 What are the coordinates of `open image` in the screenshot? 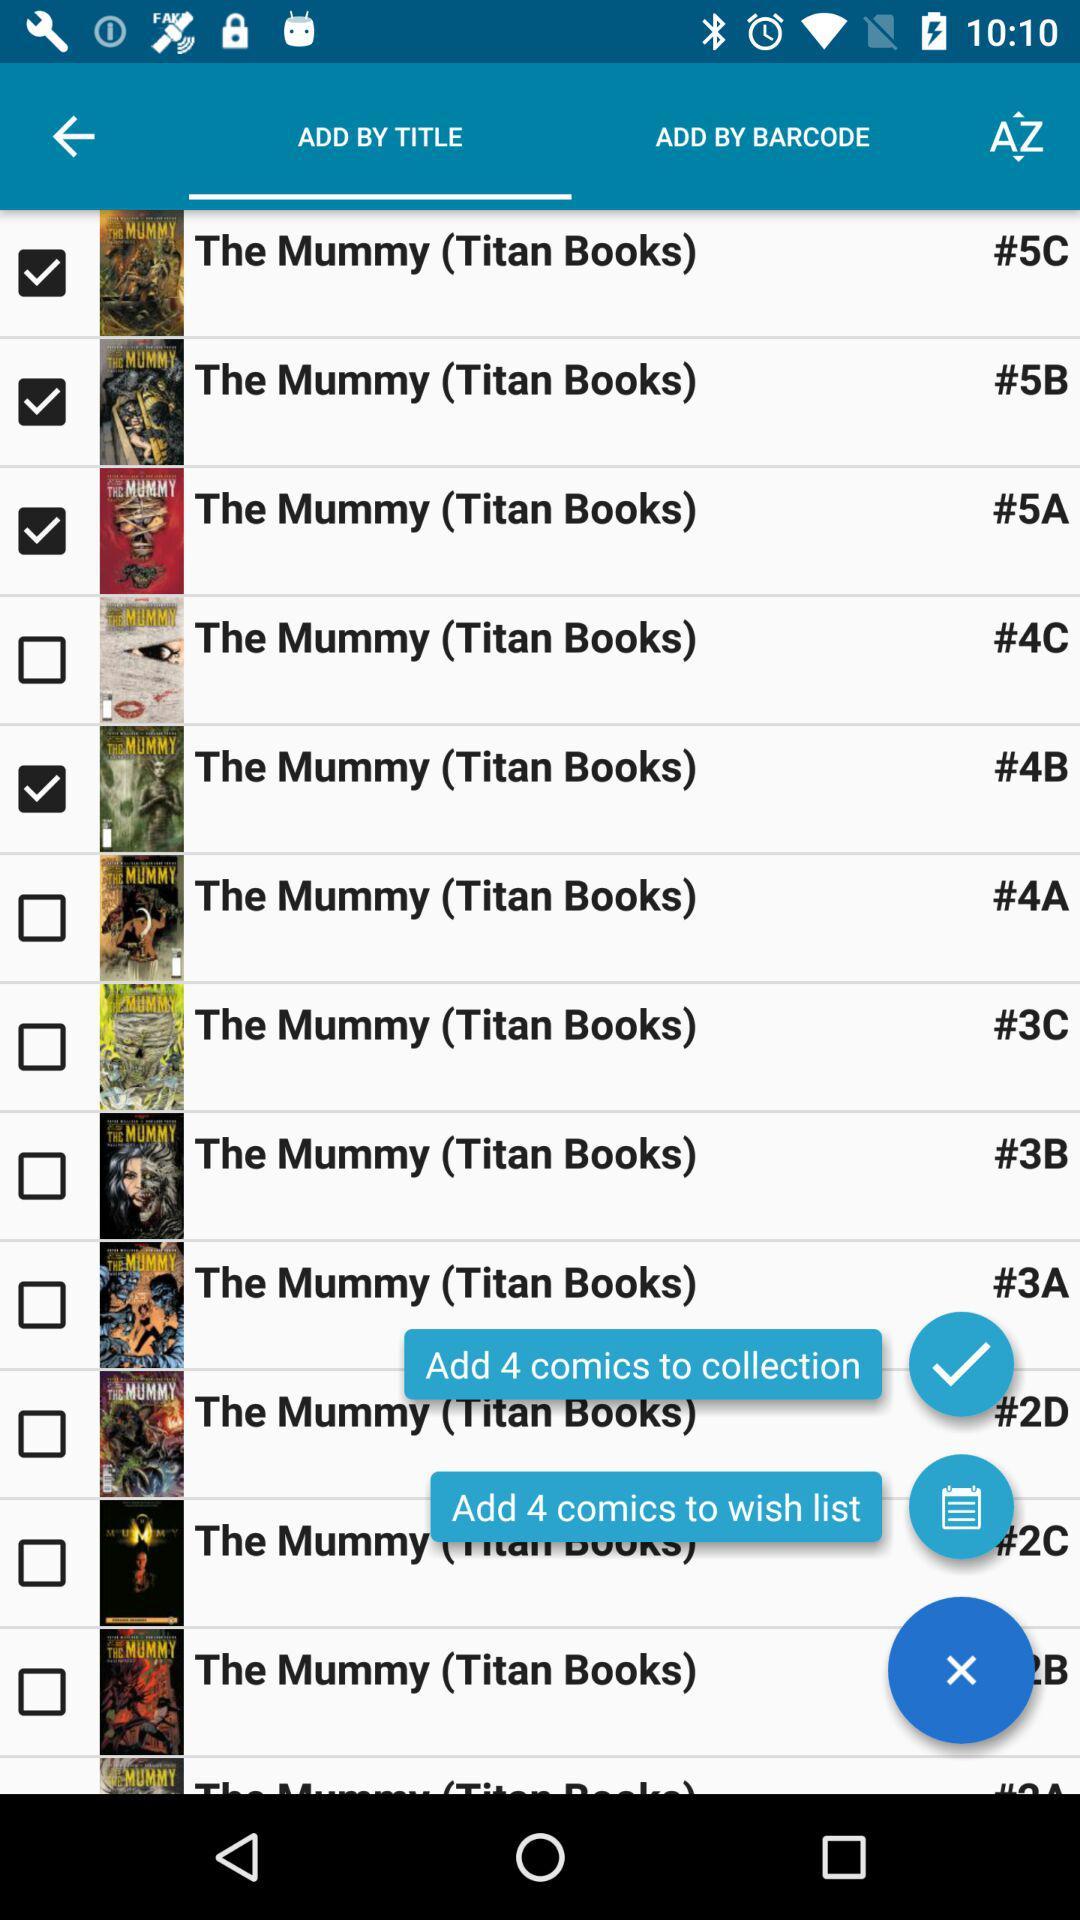 It's located at (140, 1562).